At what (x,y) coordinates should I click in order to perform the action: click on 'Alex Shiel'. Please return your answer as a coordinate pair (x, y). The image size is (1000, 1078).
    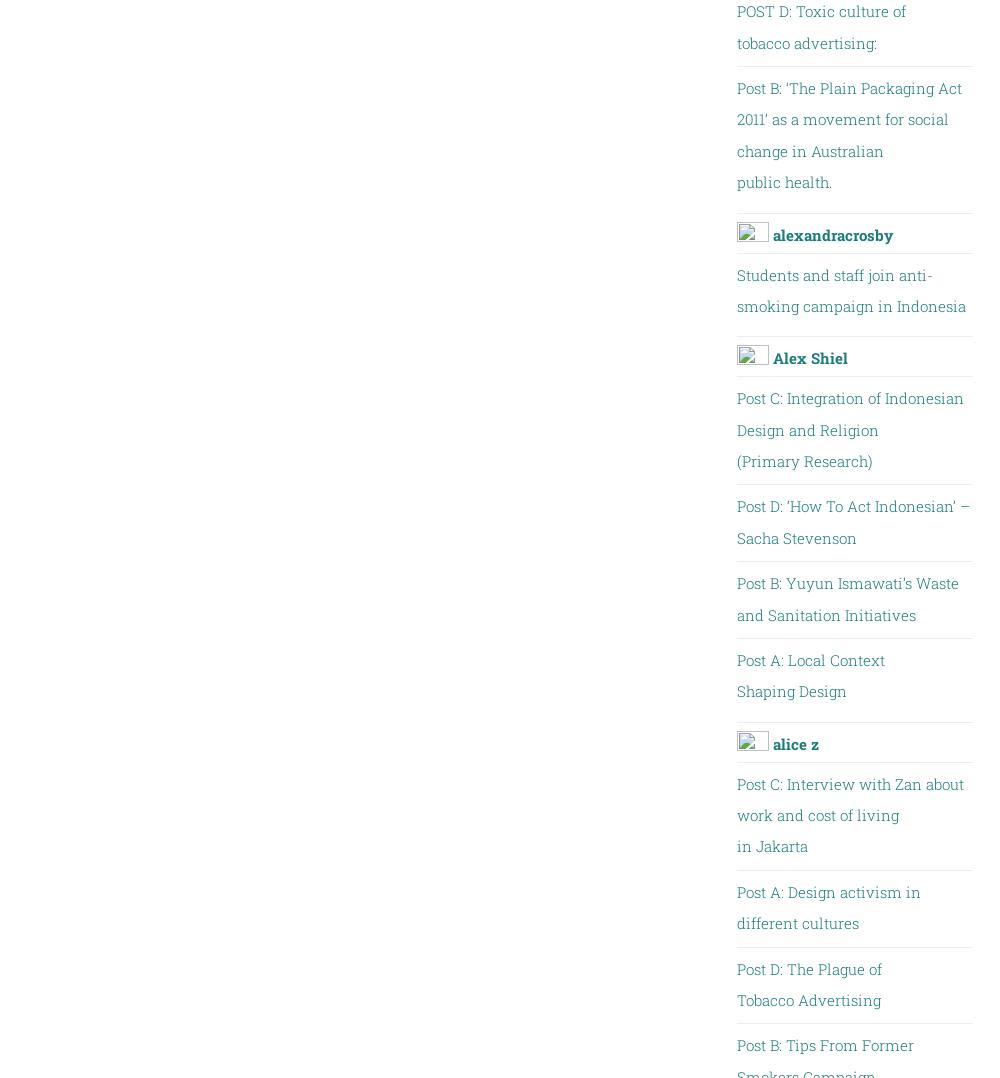
    Looking at the image, I should click on (809, 358).